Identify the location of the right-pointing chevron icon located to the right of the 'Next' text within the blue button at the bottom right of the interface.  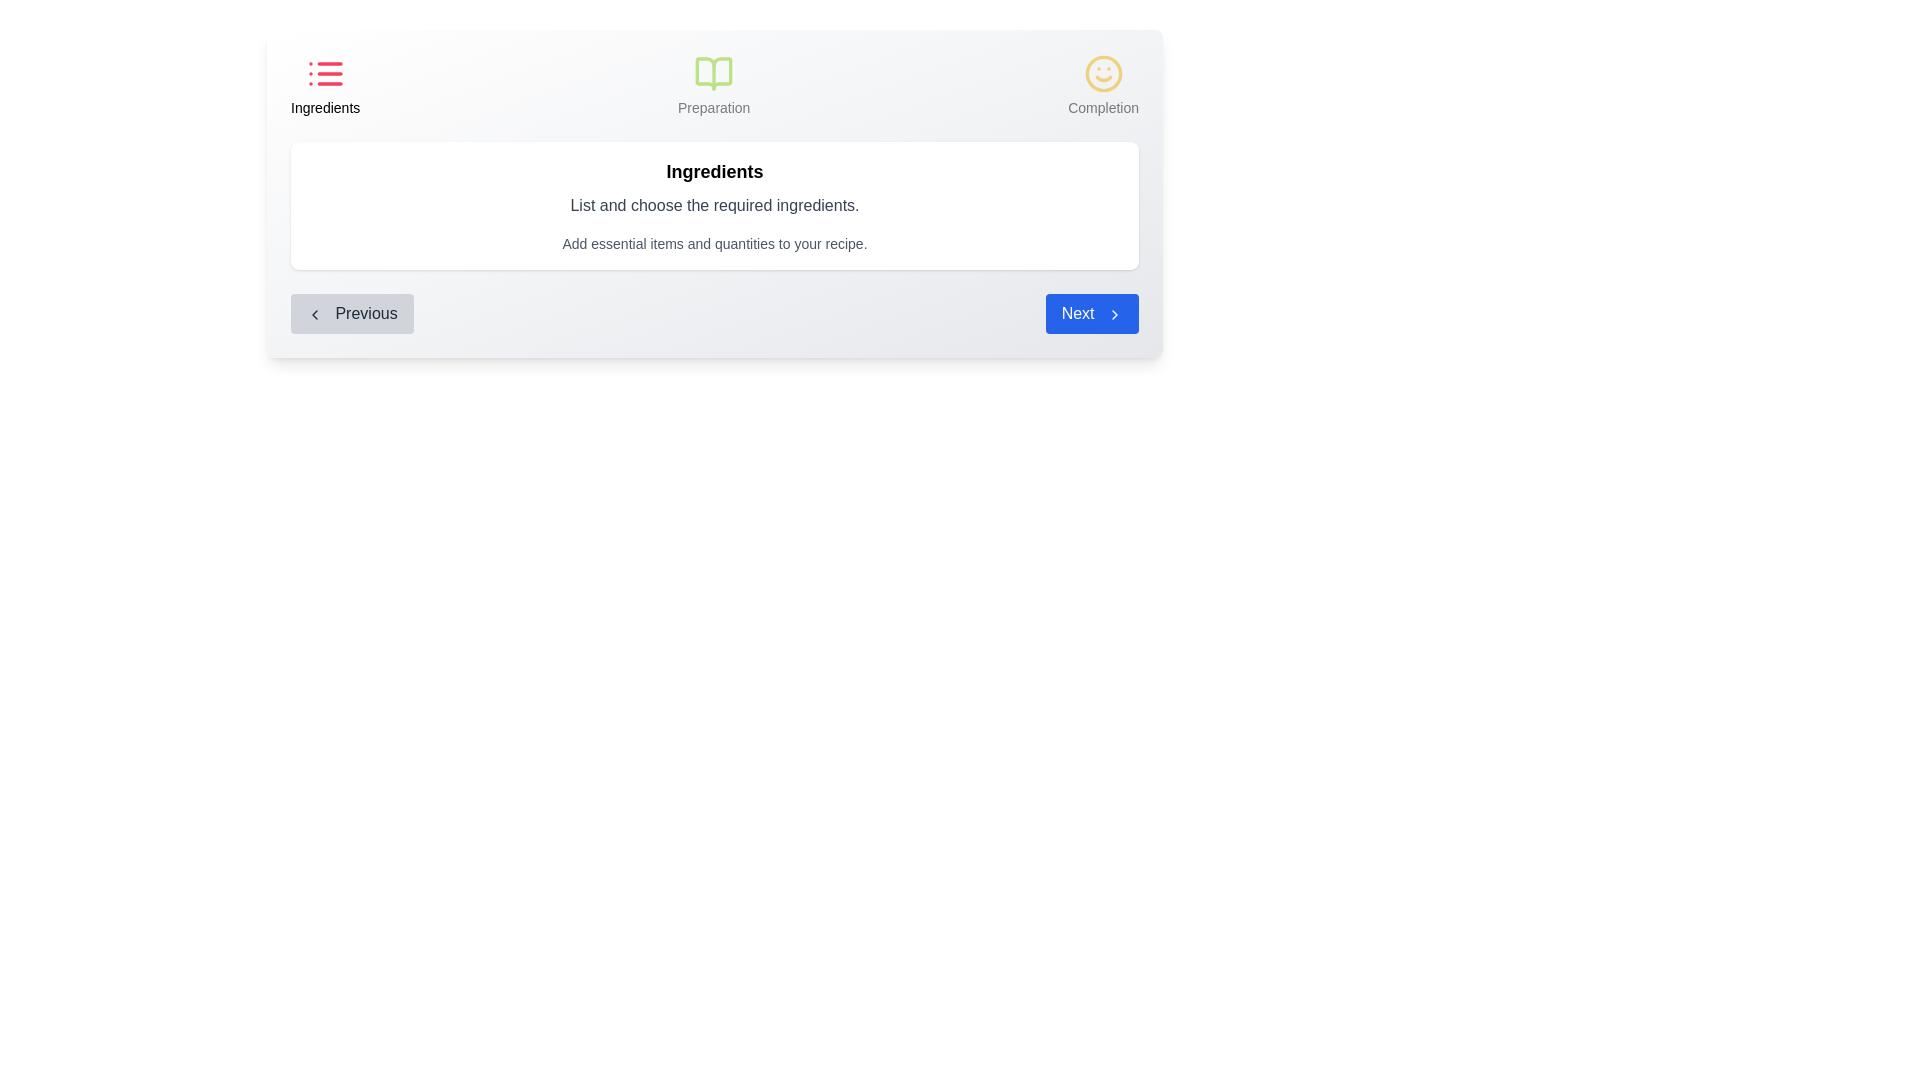
(1113, 313).